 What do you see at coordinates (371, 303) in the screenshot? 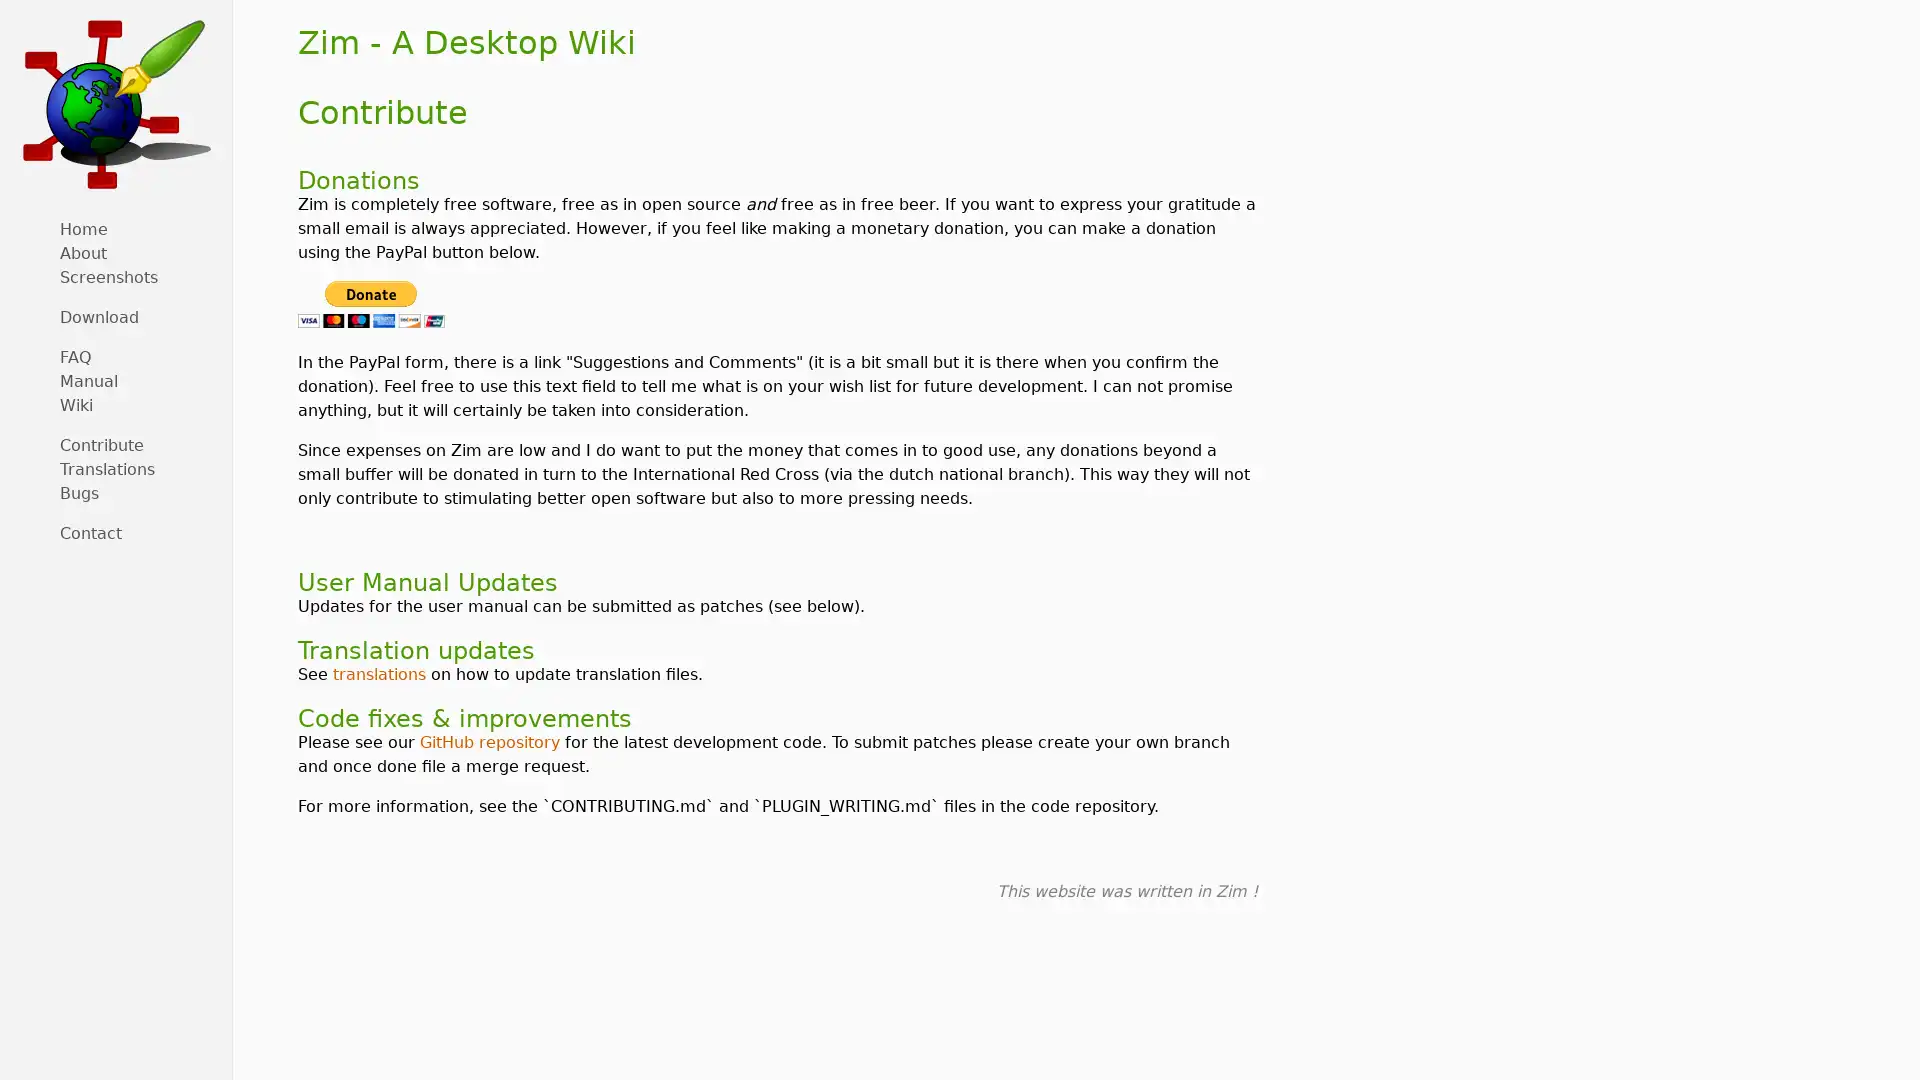
I see `PayPal - The safer, easier way to pay online!` at bounding box center [371, 303].